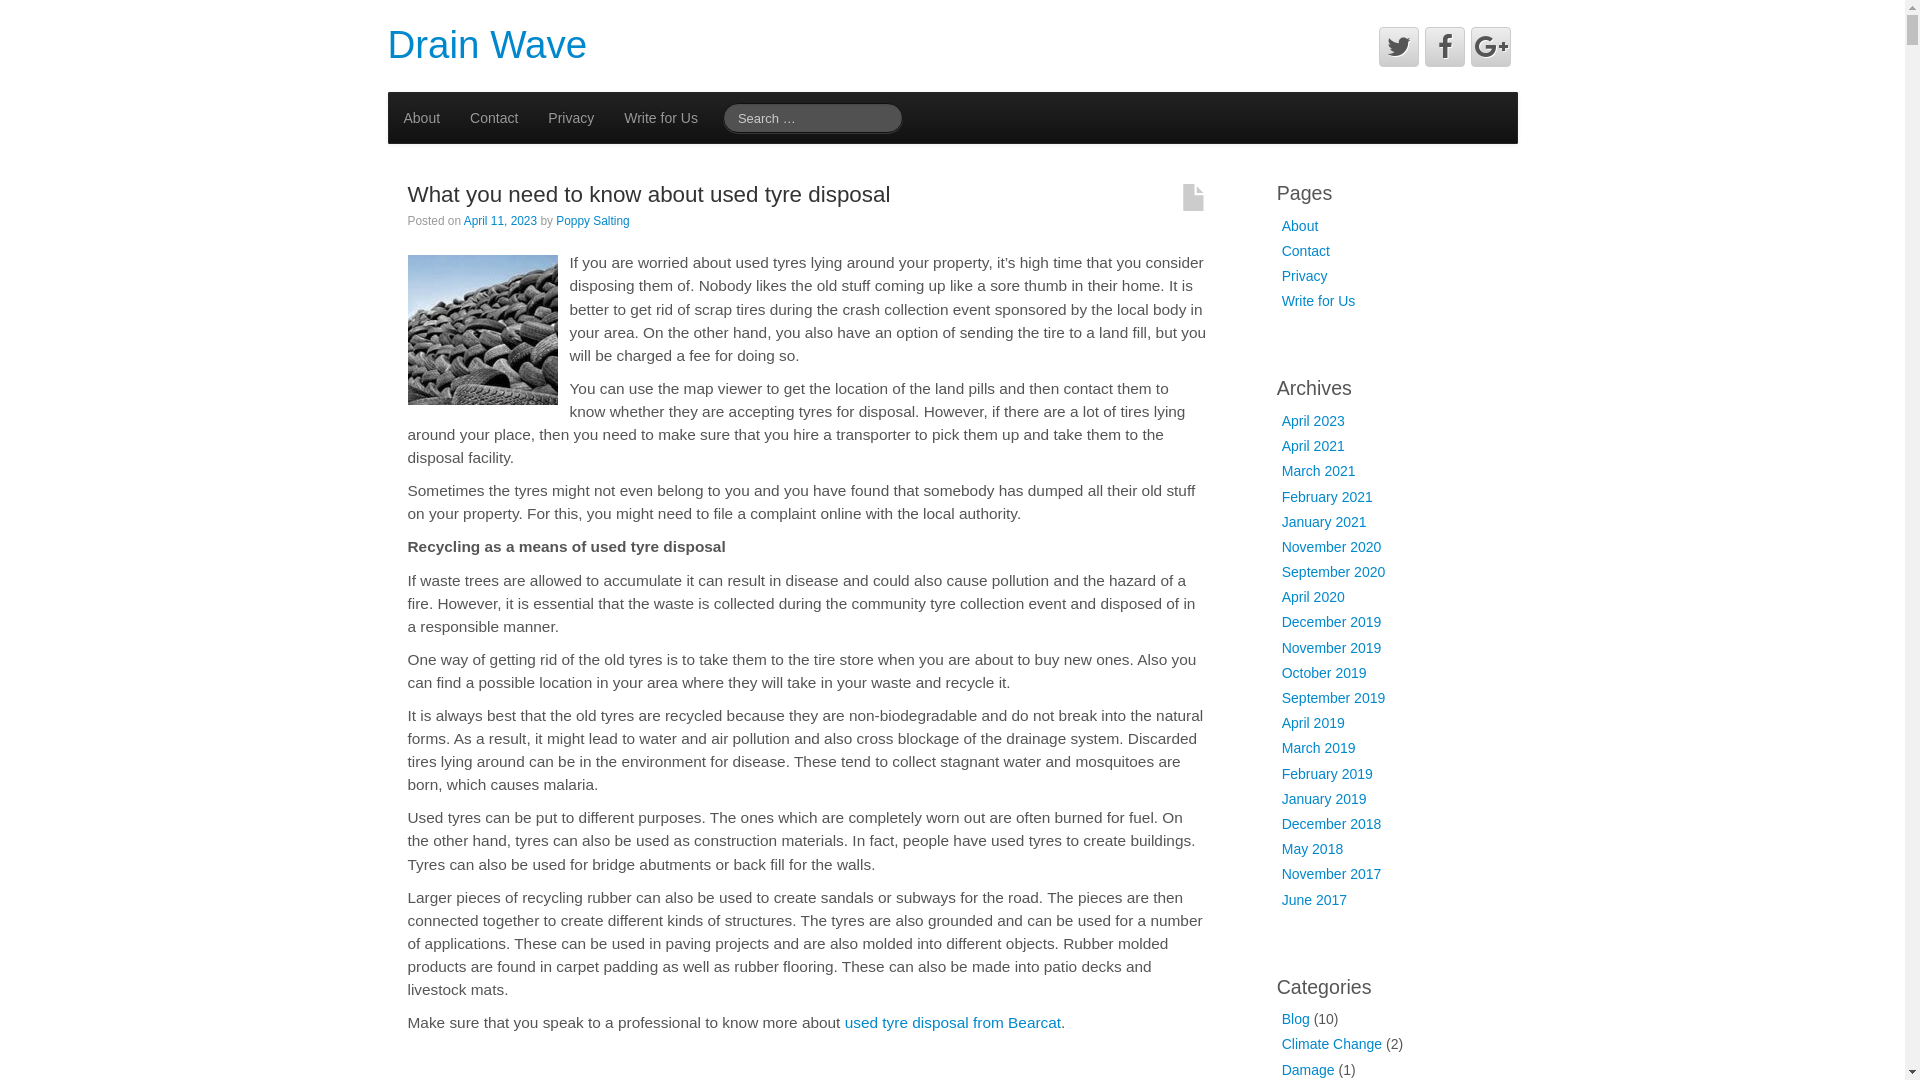 The width and height of the screenshot is (1920, 1080). Describe the element at coordinates (1319, 470) in the screenshot. I see `'March 2021'` at that location.